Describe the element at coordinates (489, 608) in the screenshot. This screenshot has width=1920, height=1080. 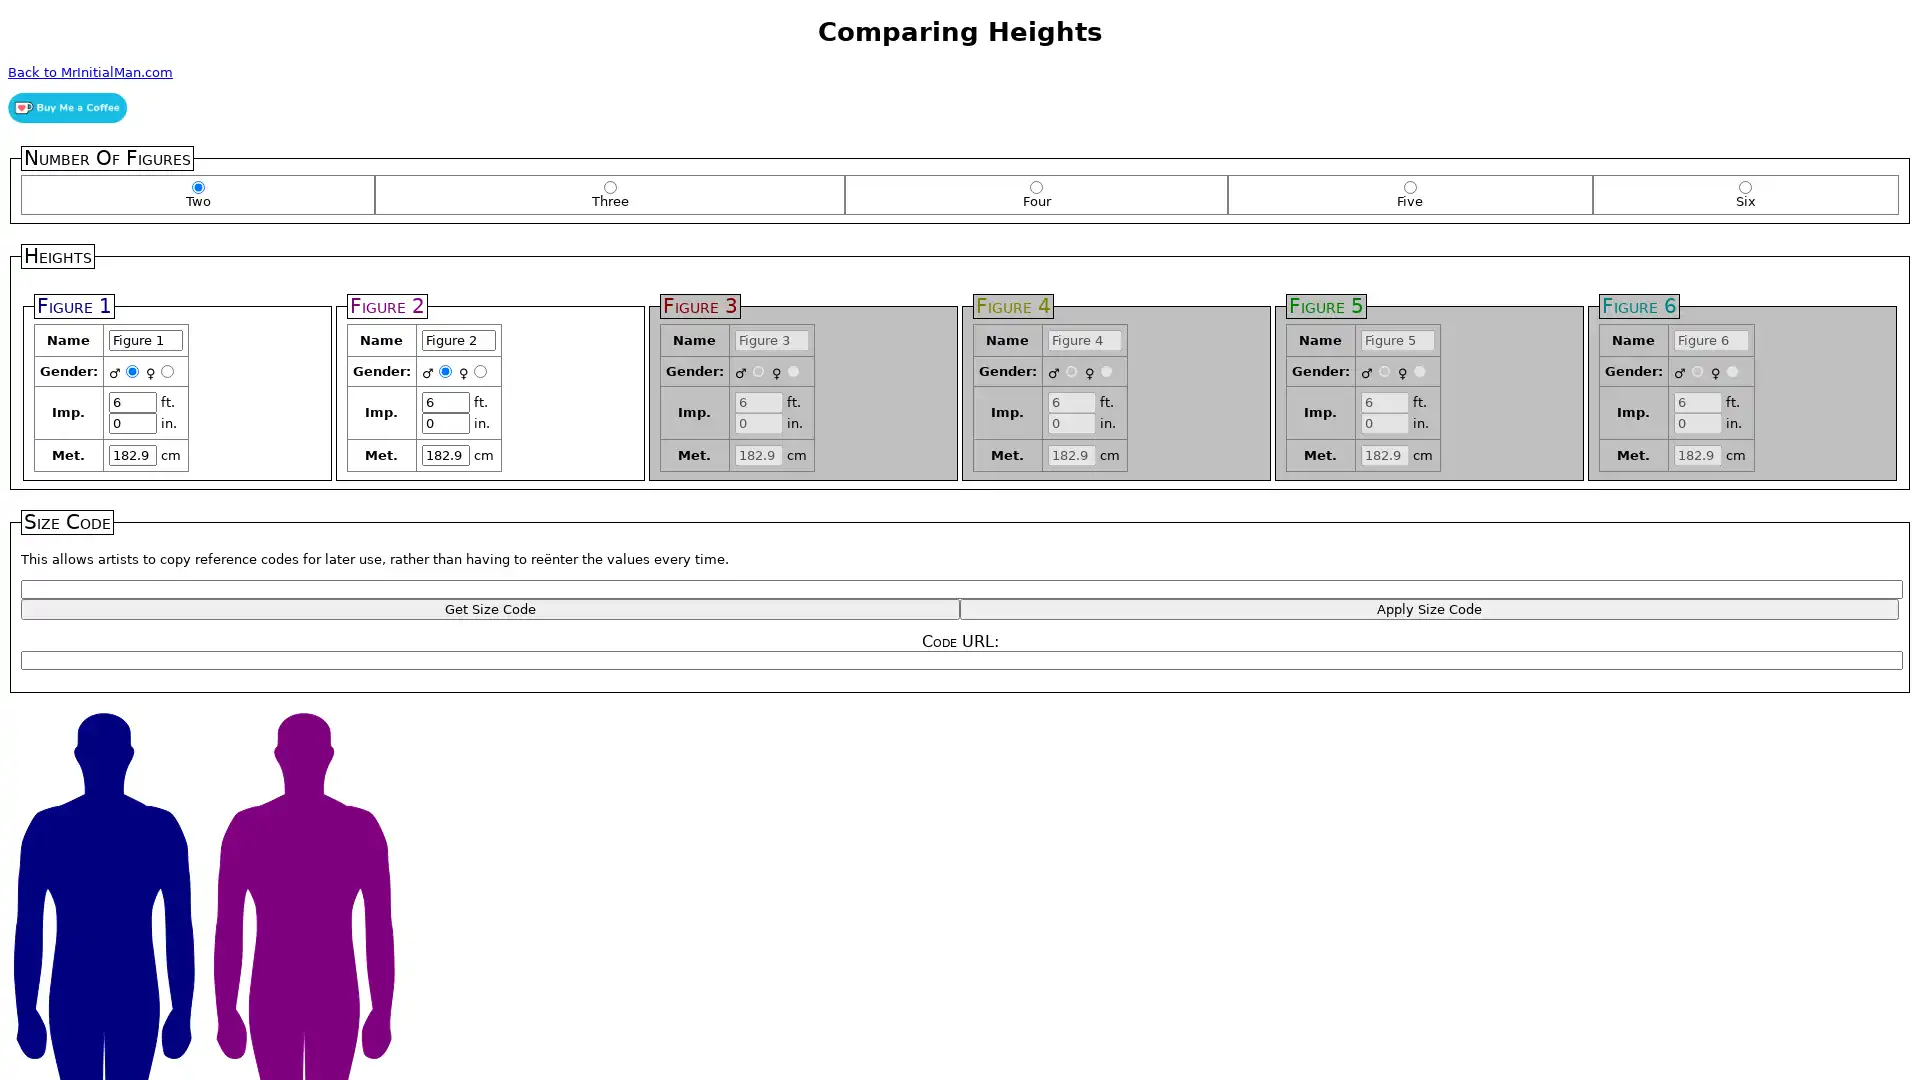
I see `Get Size Code` at that location.